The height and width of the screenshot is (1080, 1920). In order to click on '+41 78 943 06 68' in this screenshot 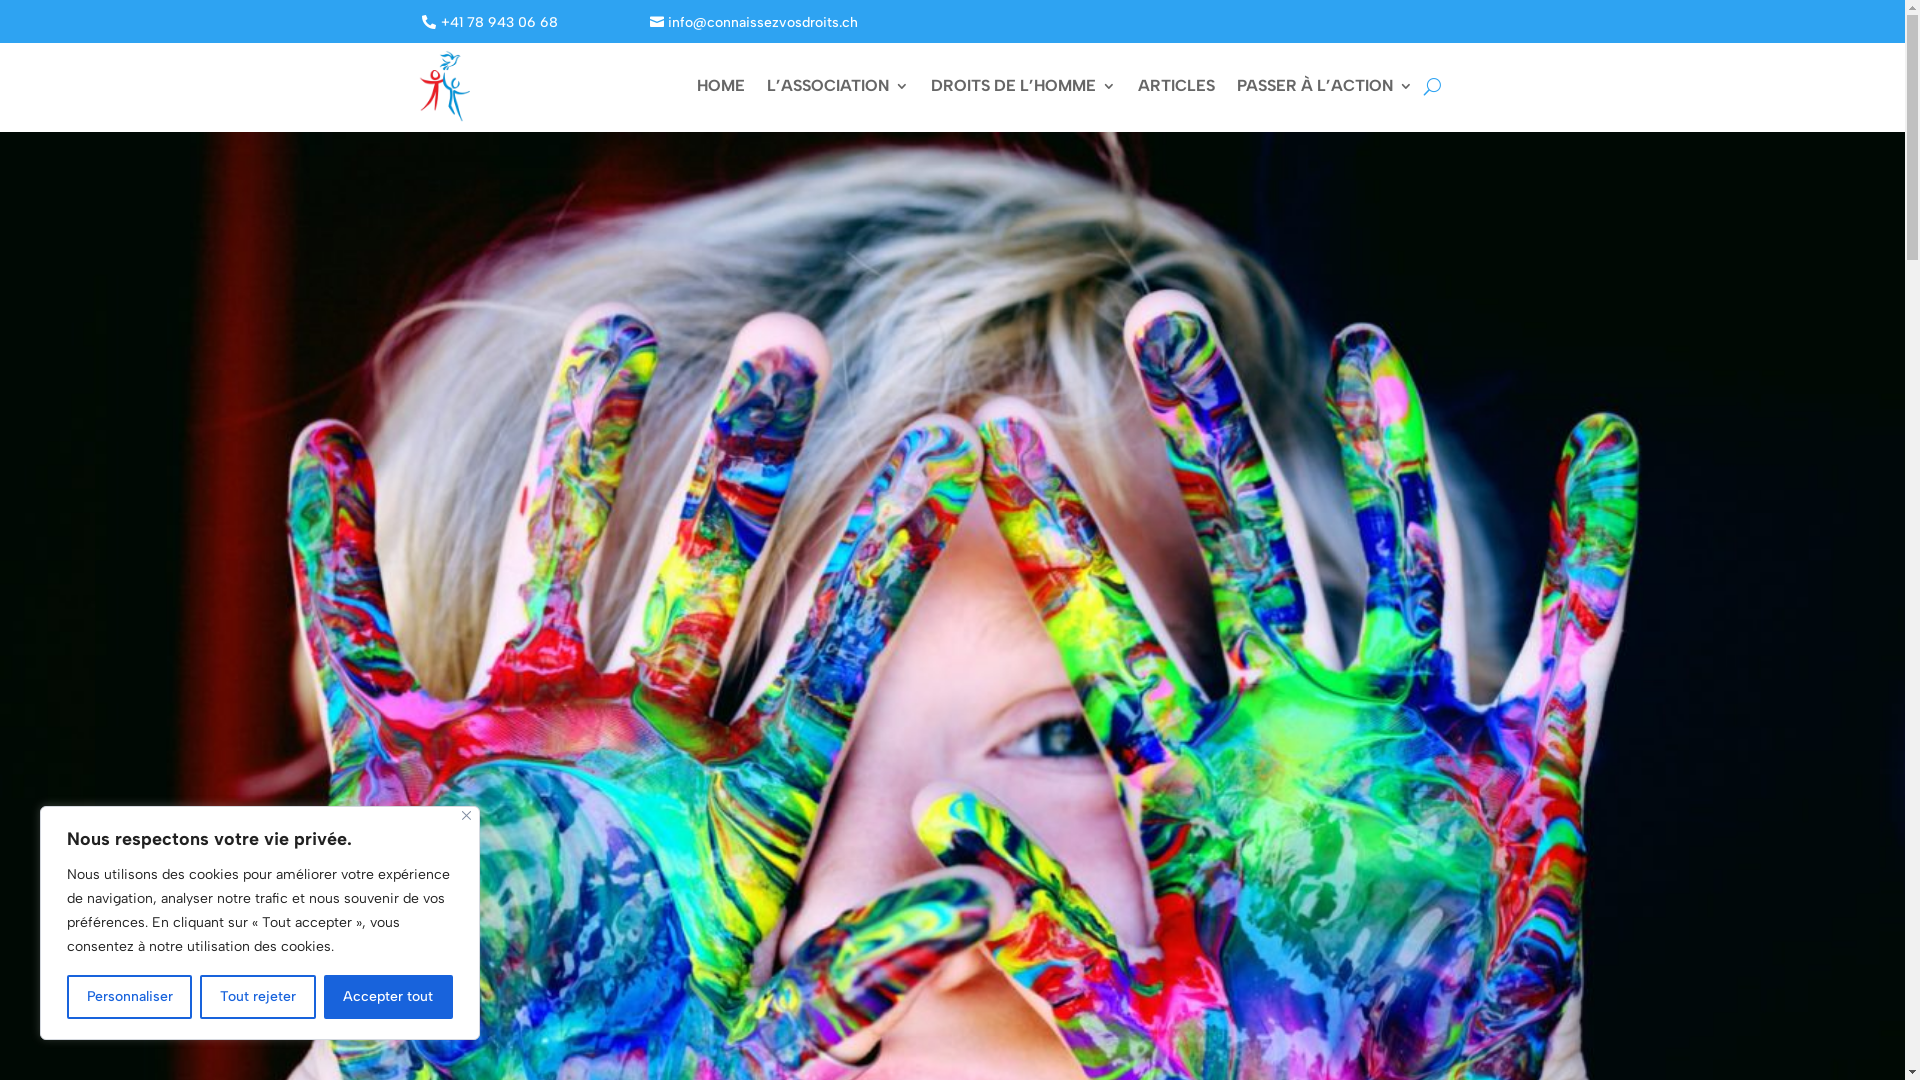, I will do `click(489, 23)`.